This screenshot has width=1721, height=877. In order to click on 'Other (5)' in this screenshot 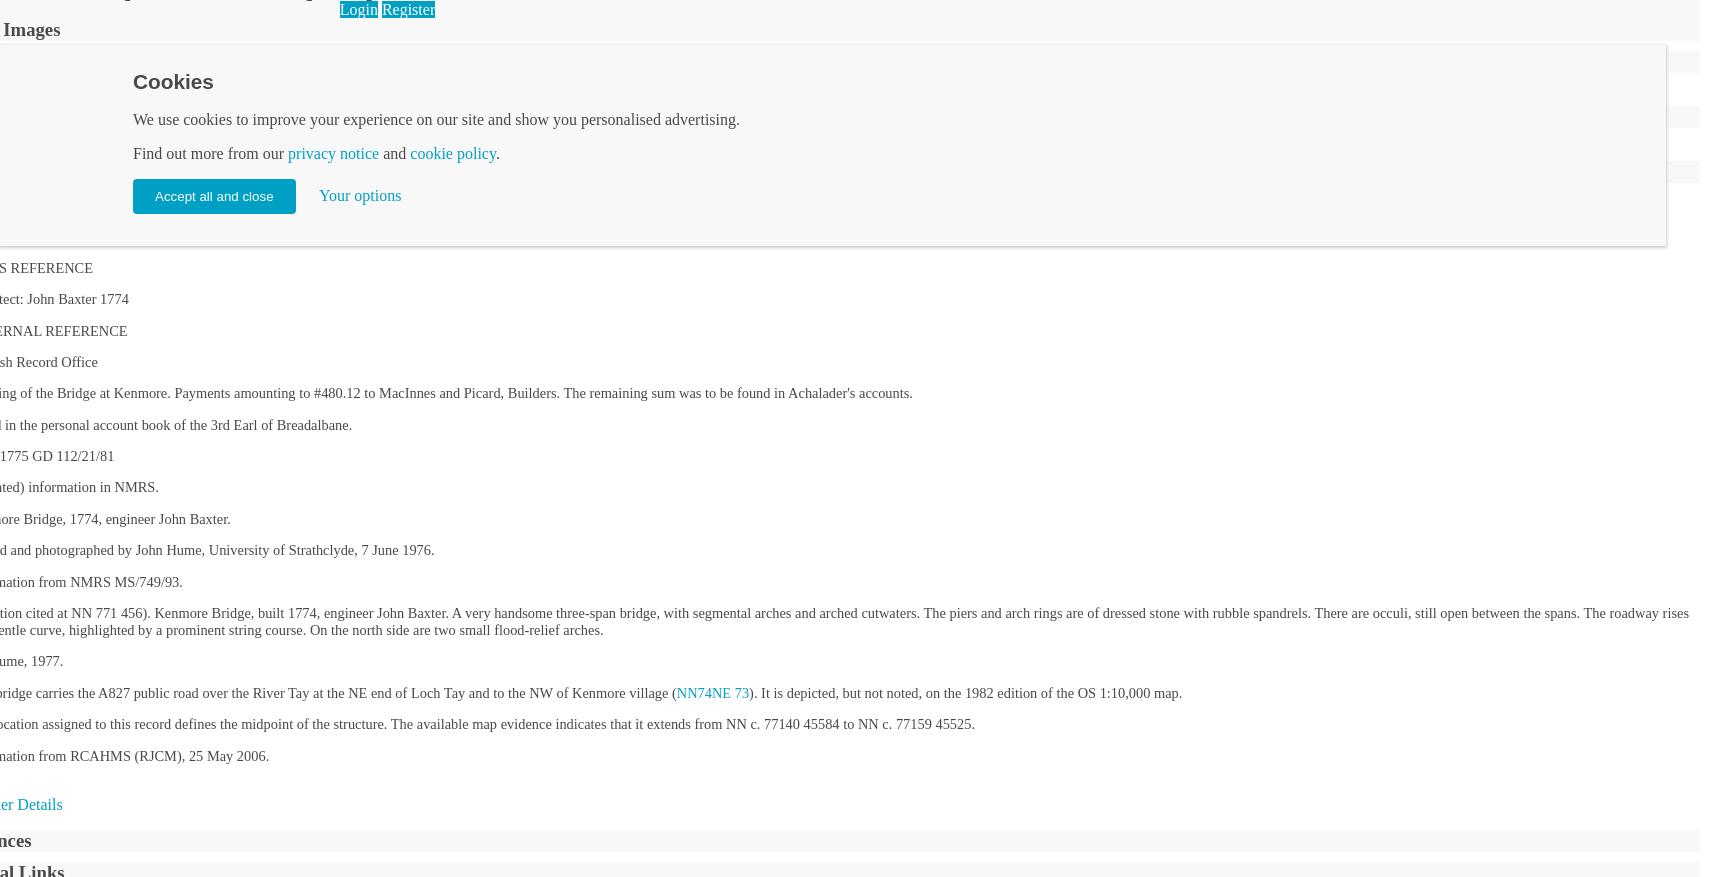, I will do `click(525, 90)`.